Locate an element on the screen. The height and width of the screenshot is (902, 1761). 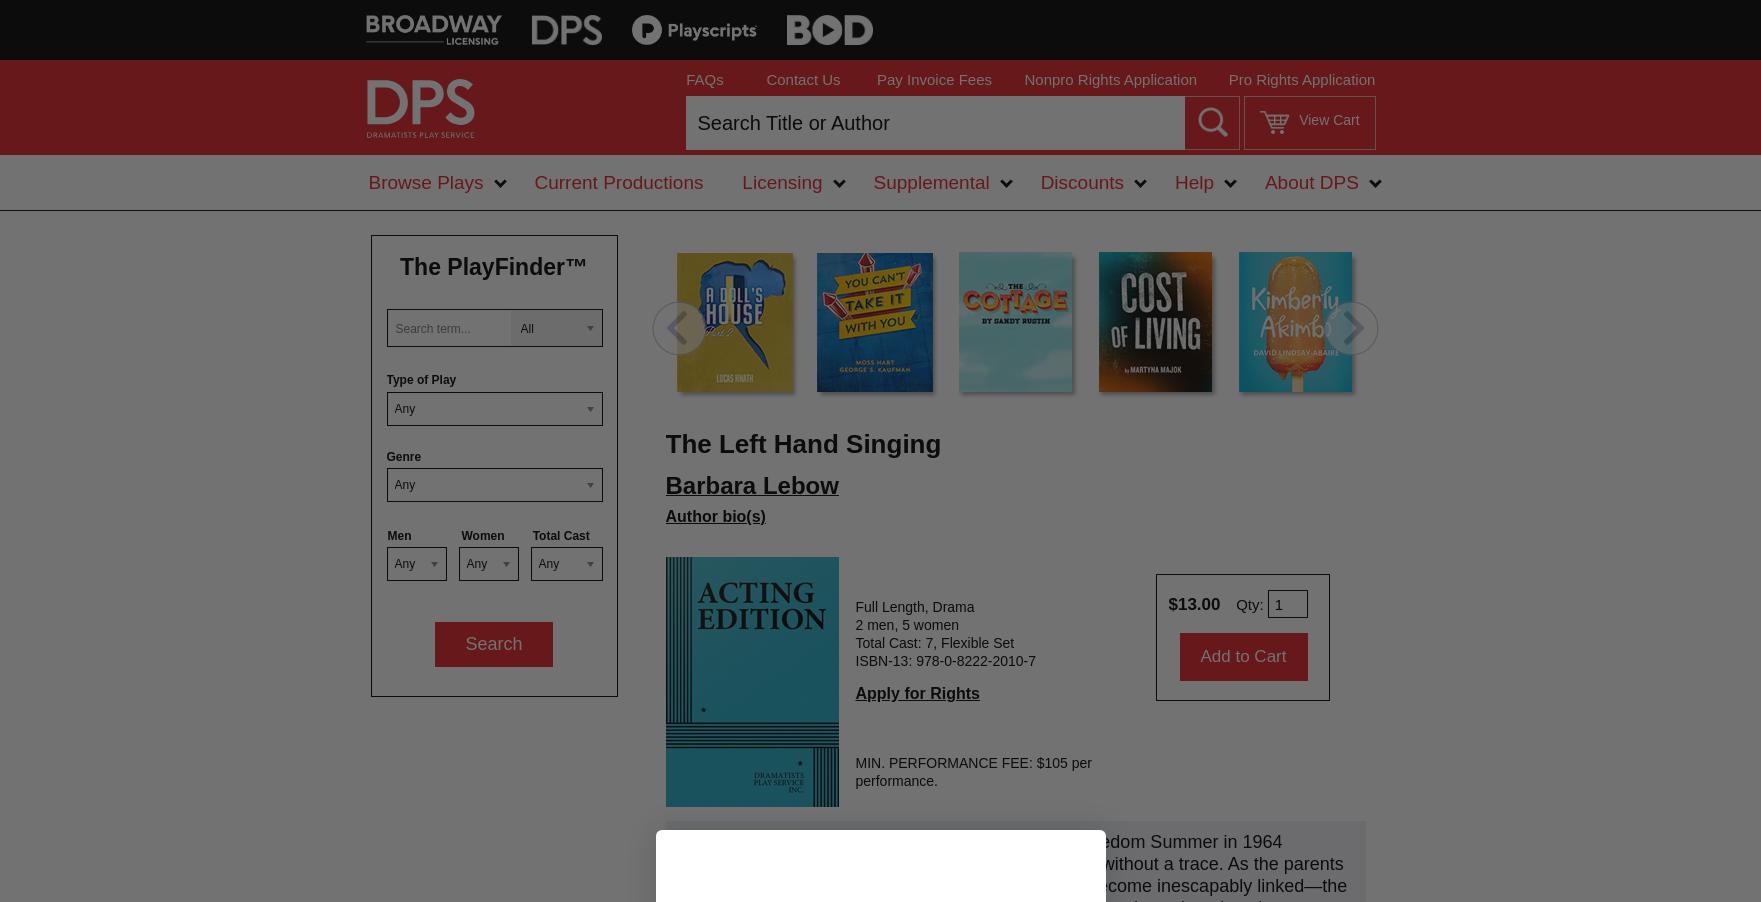
'View Cart' is located at coordinates (1329, 119).